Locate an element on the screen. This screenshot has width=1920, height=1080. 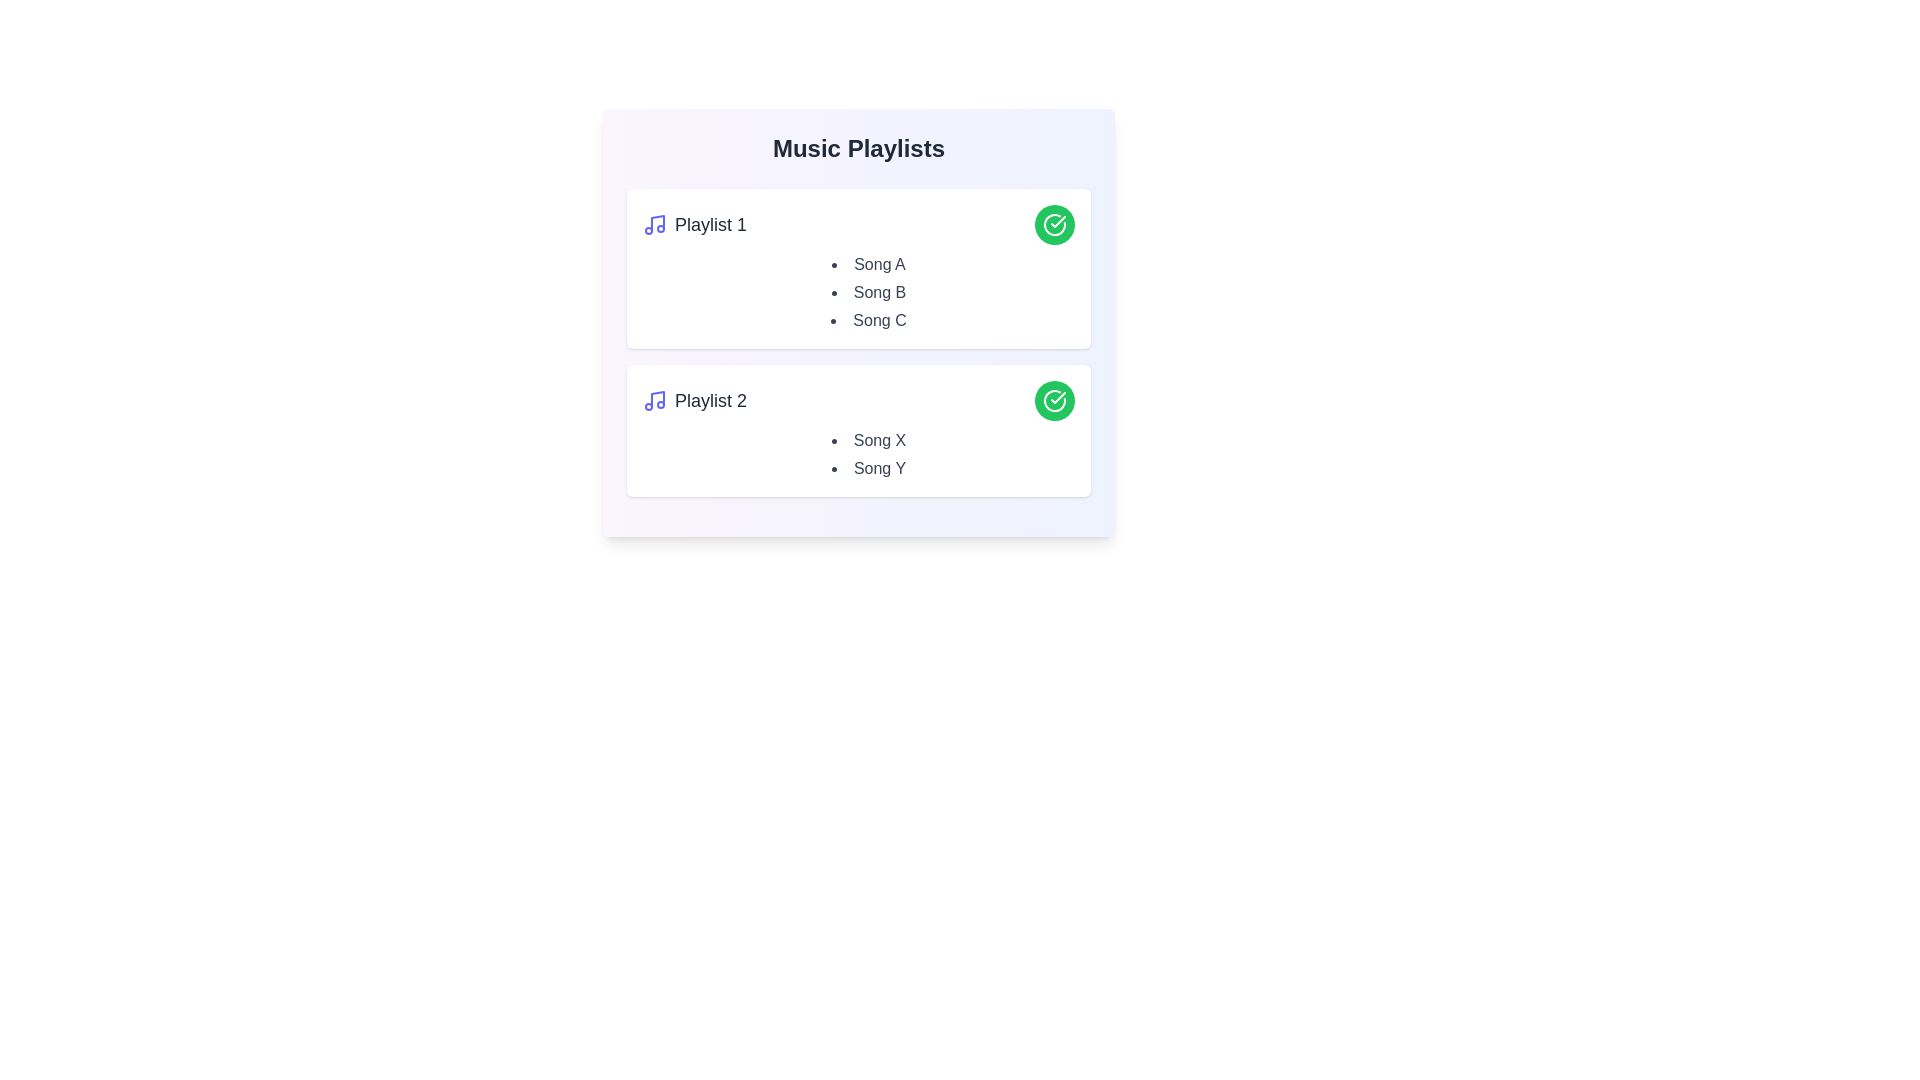
the song Song X to observe its hover effect is located at coordinates (868, 439).